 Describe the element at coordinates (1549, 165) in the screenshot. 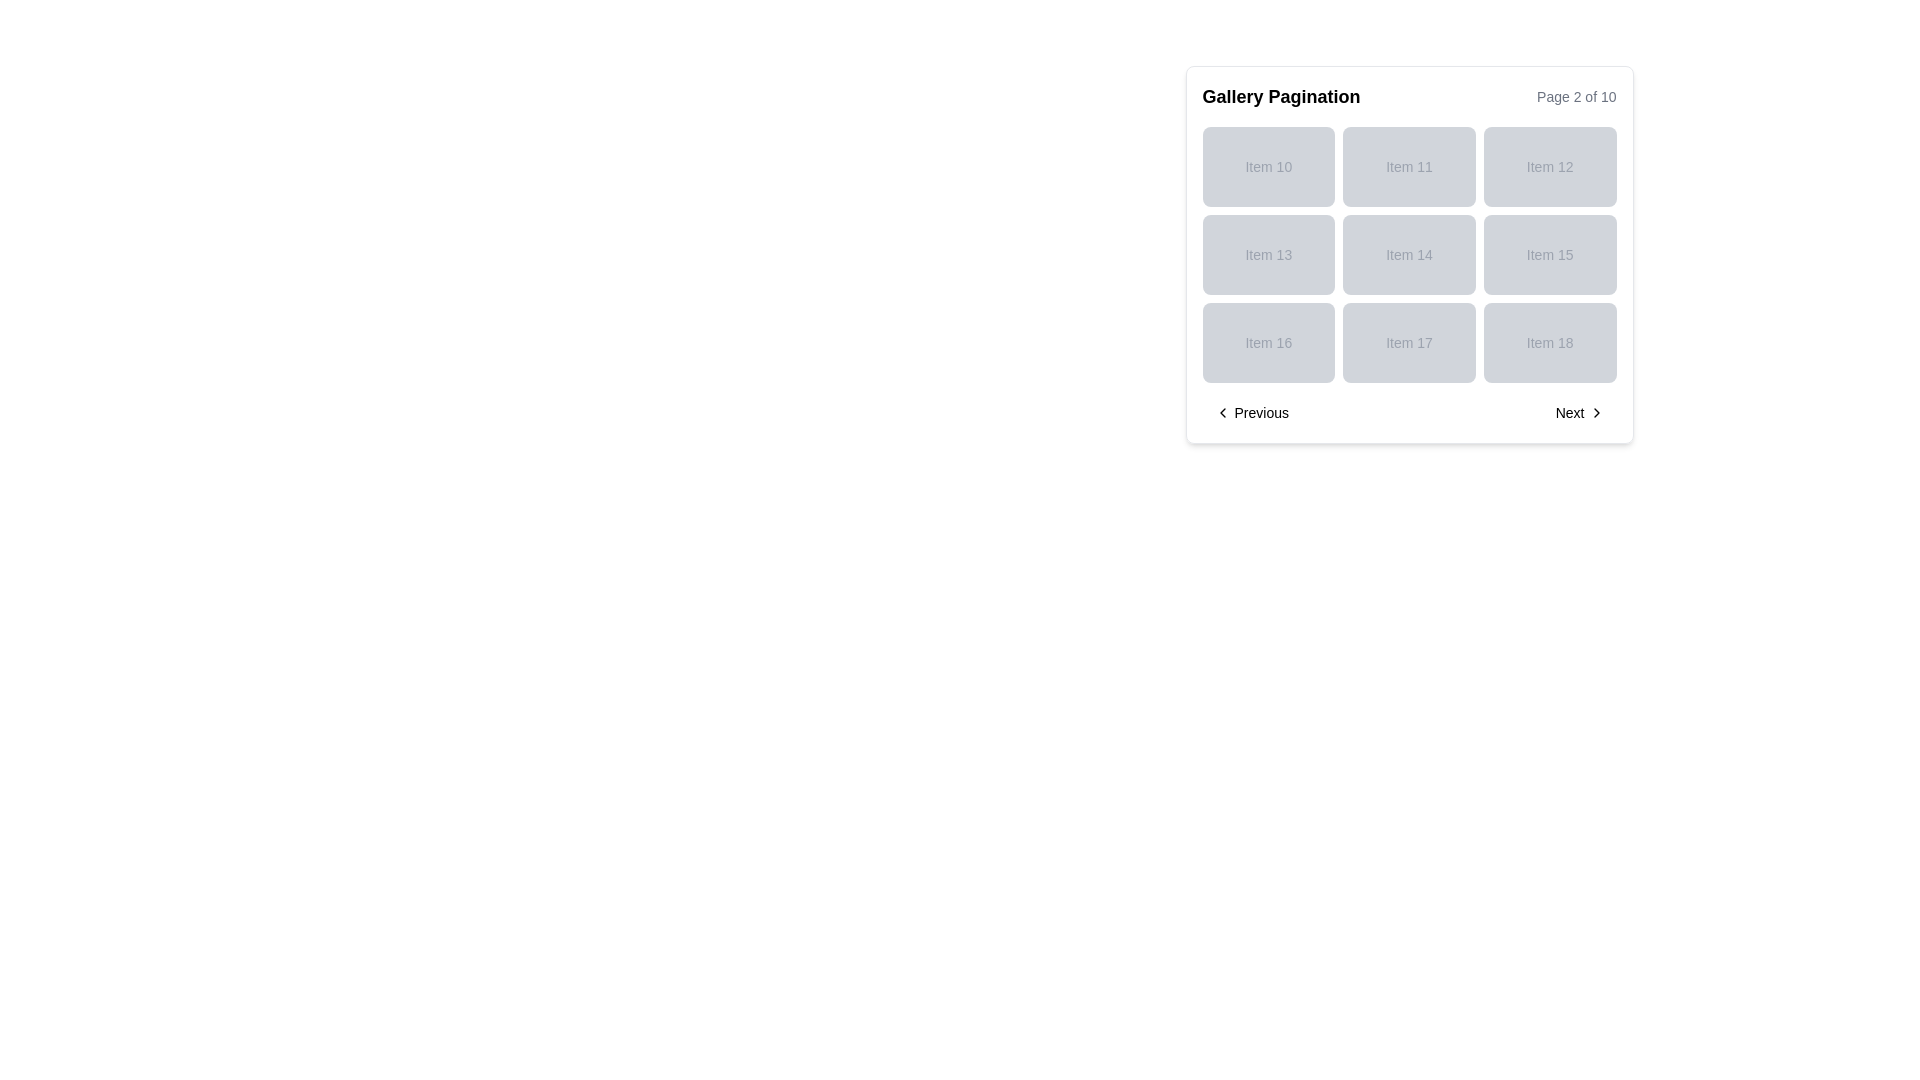

I see `the Text display card that shows 'Item 12', which is located in the first row, third column of a 3x3 grid of similar cards` at that location.